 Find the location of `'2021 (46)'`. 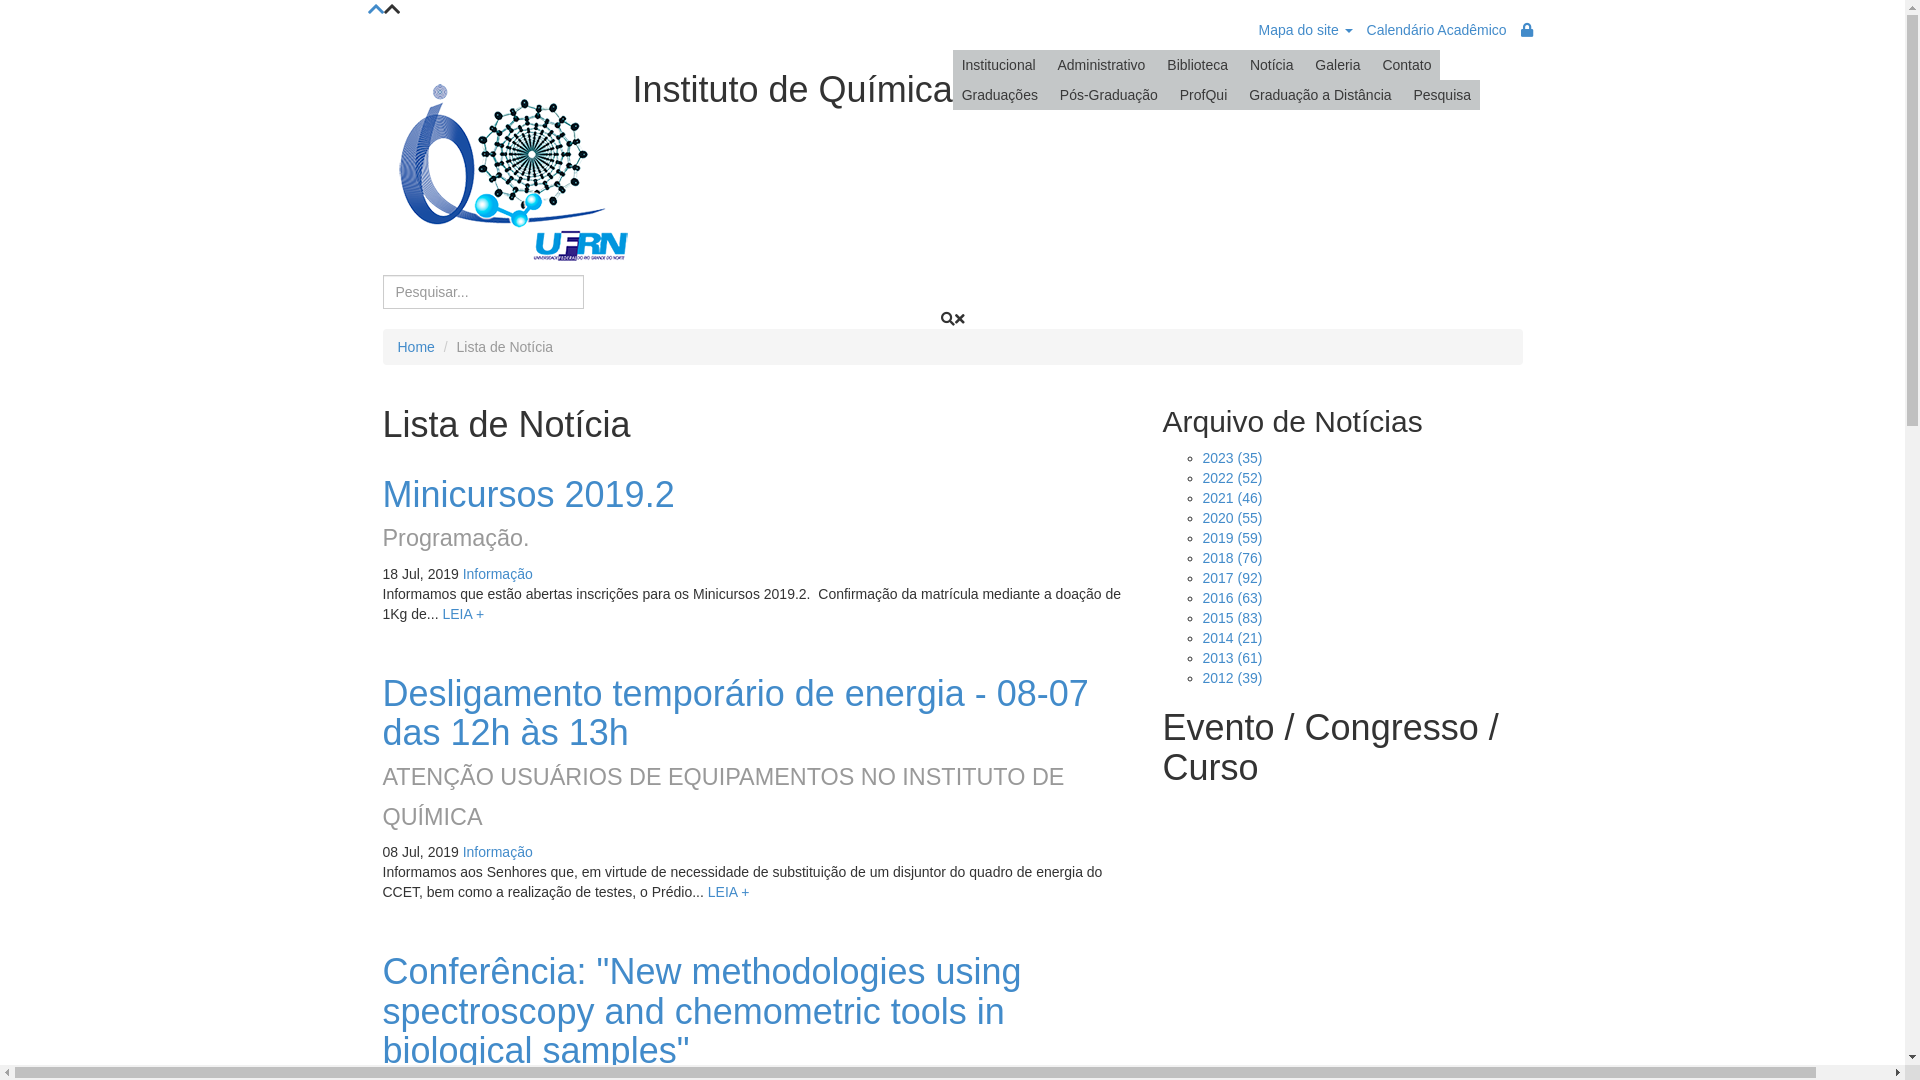

'2021 (46)' is located at coordinates (1231, 496).